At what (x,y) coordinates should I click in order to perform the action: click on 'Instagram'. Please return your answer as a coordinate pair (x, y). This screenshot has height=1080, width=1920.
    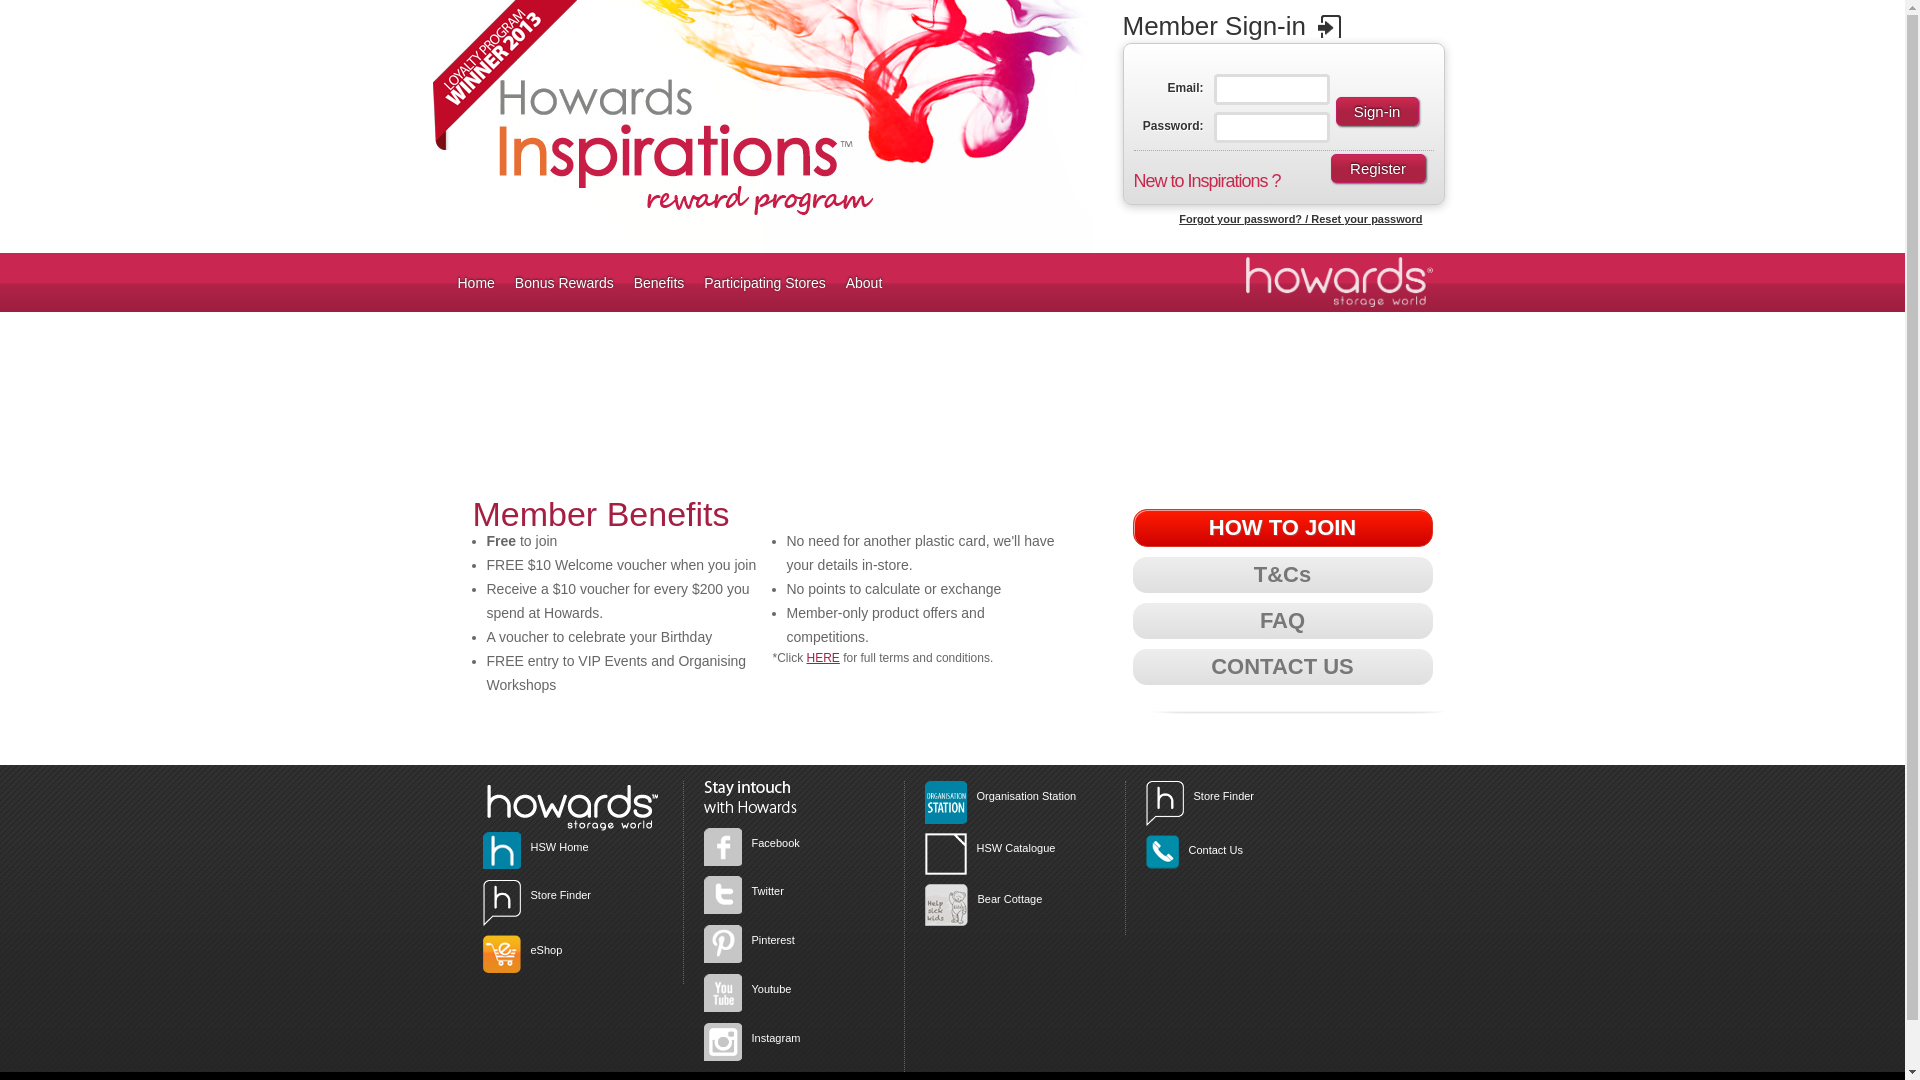
    Looking at the image, I should click on (775, 1036).